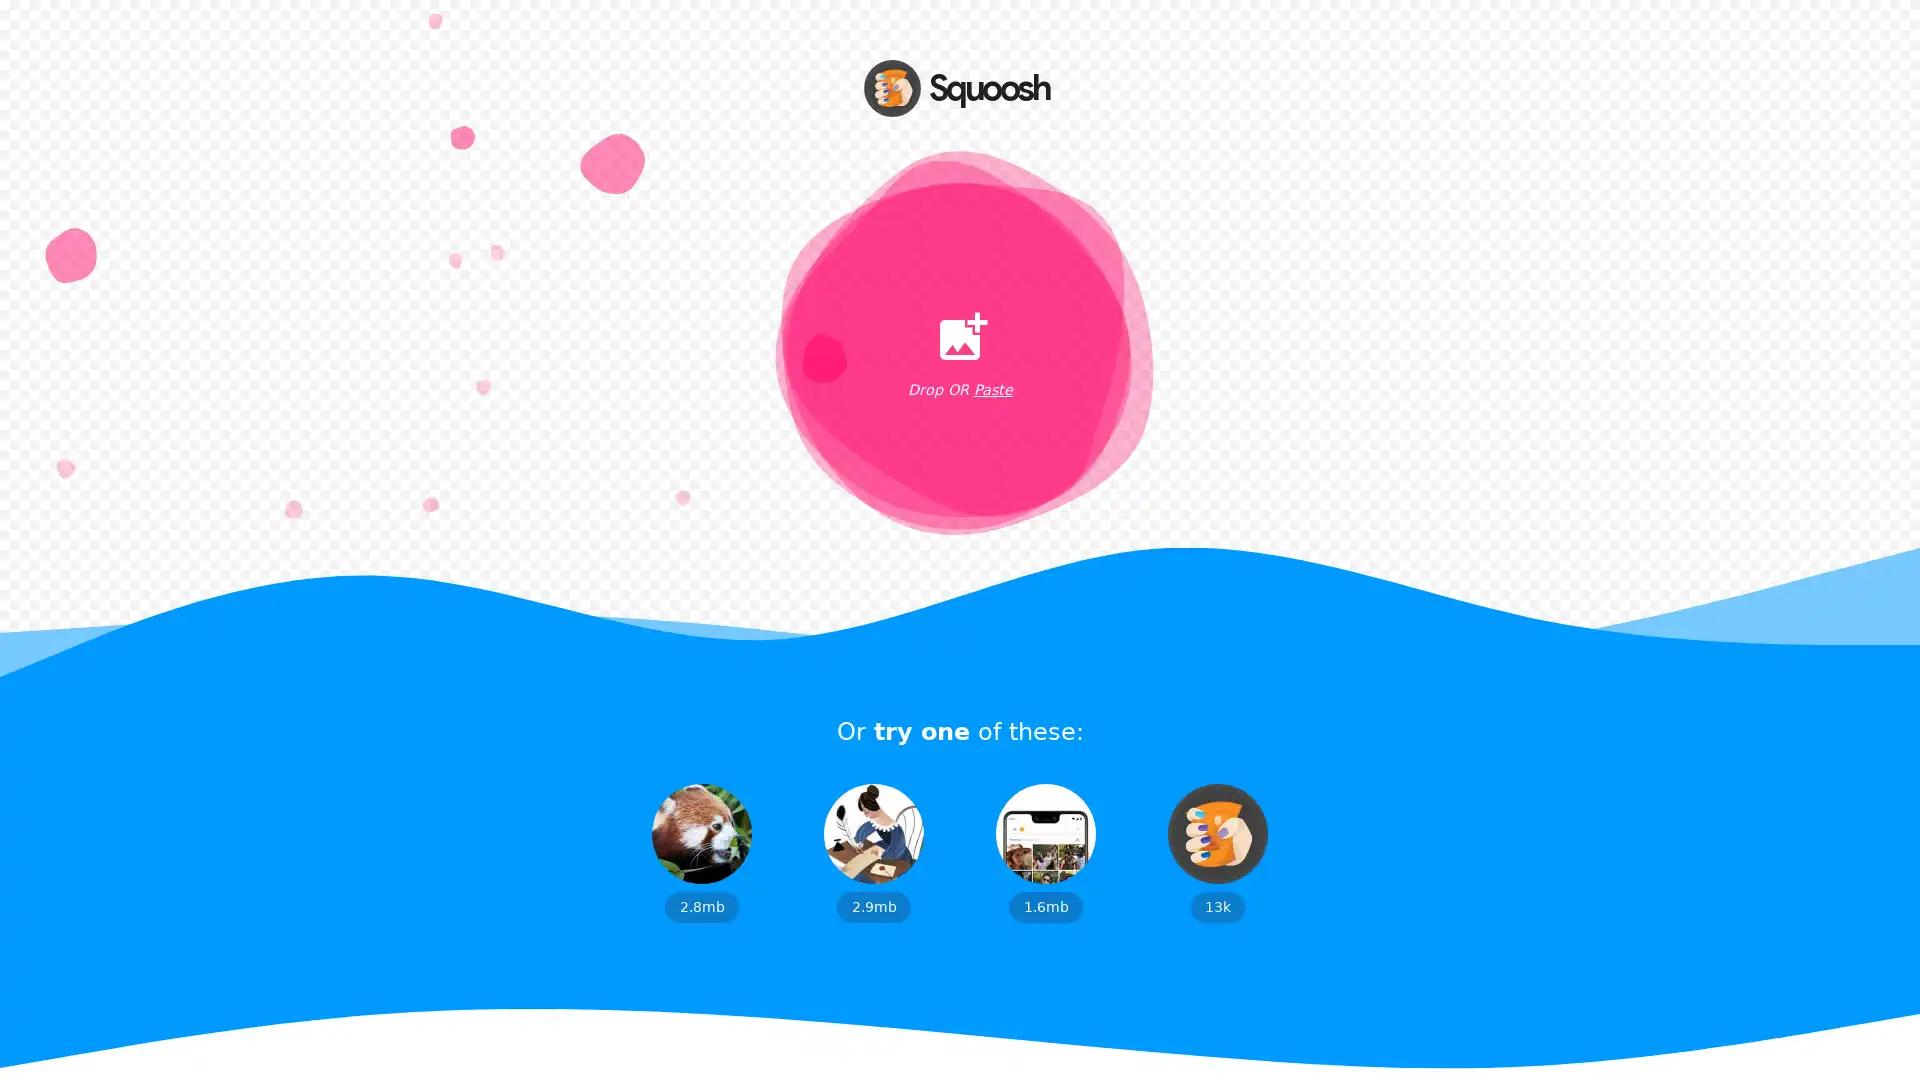  I want to click on Artwork 2.9mb, so click(873, 852).